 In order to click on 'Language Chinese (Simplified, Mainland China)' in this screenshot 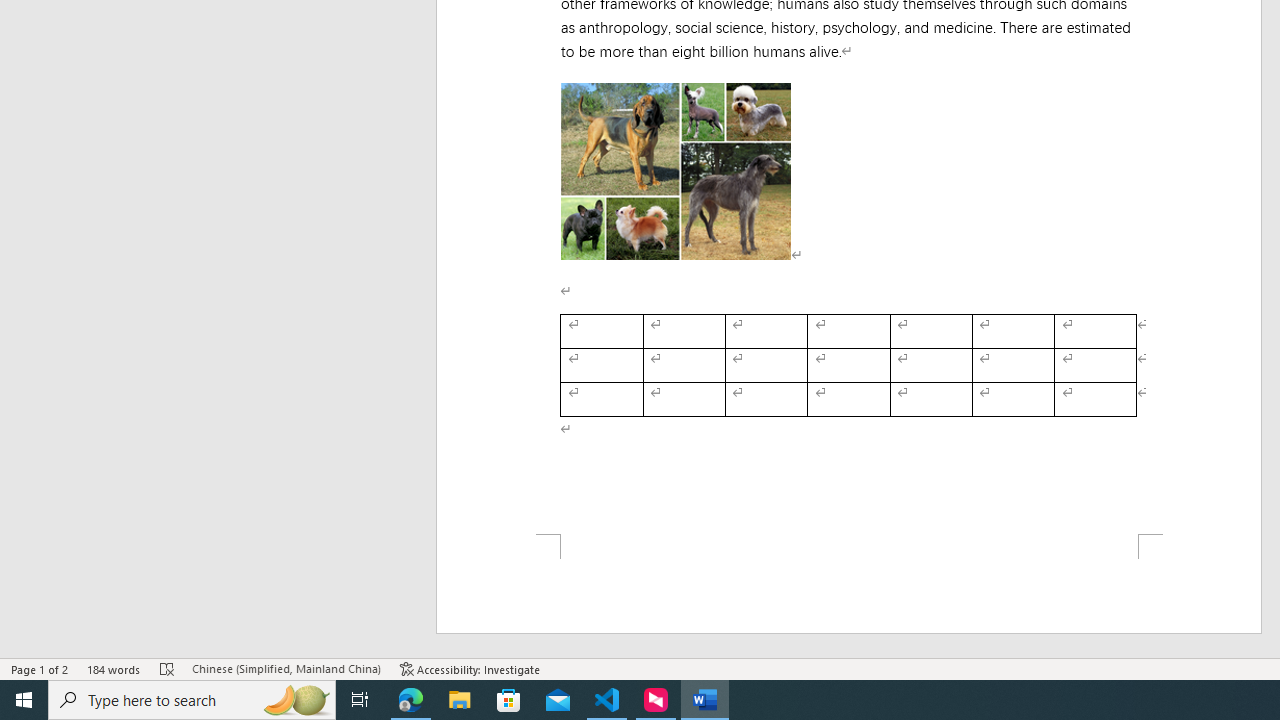, I will do `click(285, 669)`.